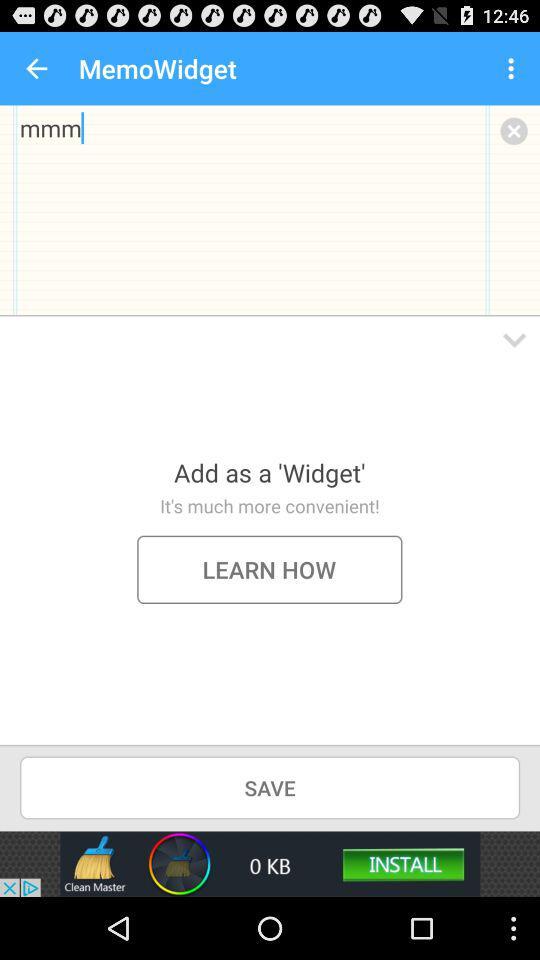 Image resolution: width=540 pixels, height=960 pixels. What do you see at coordinates (514, 340) in the screenshot?
I see `drop down button` at bounding box center [514, 340].